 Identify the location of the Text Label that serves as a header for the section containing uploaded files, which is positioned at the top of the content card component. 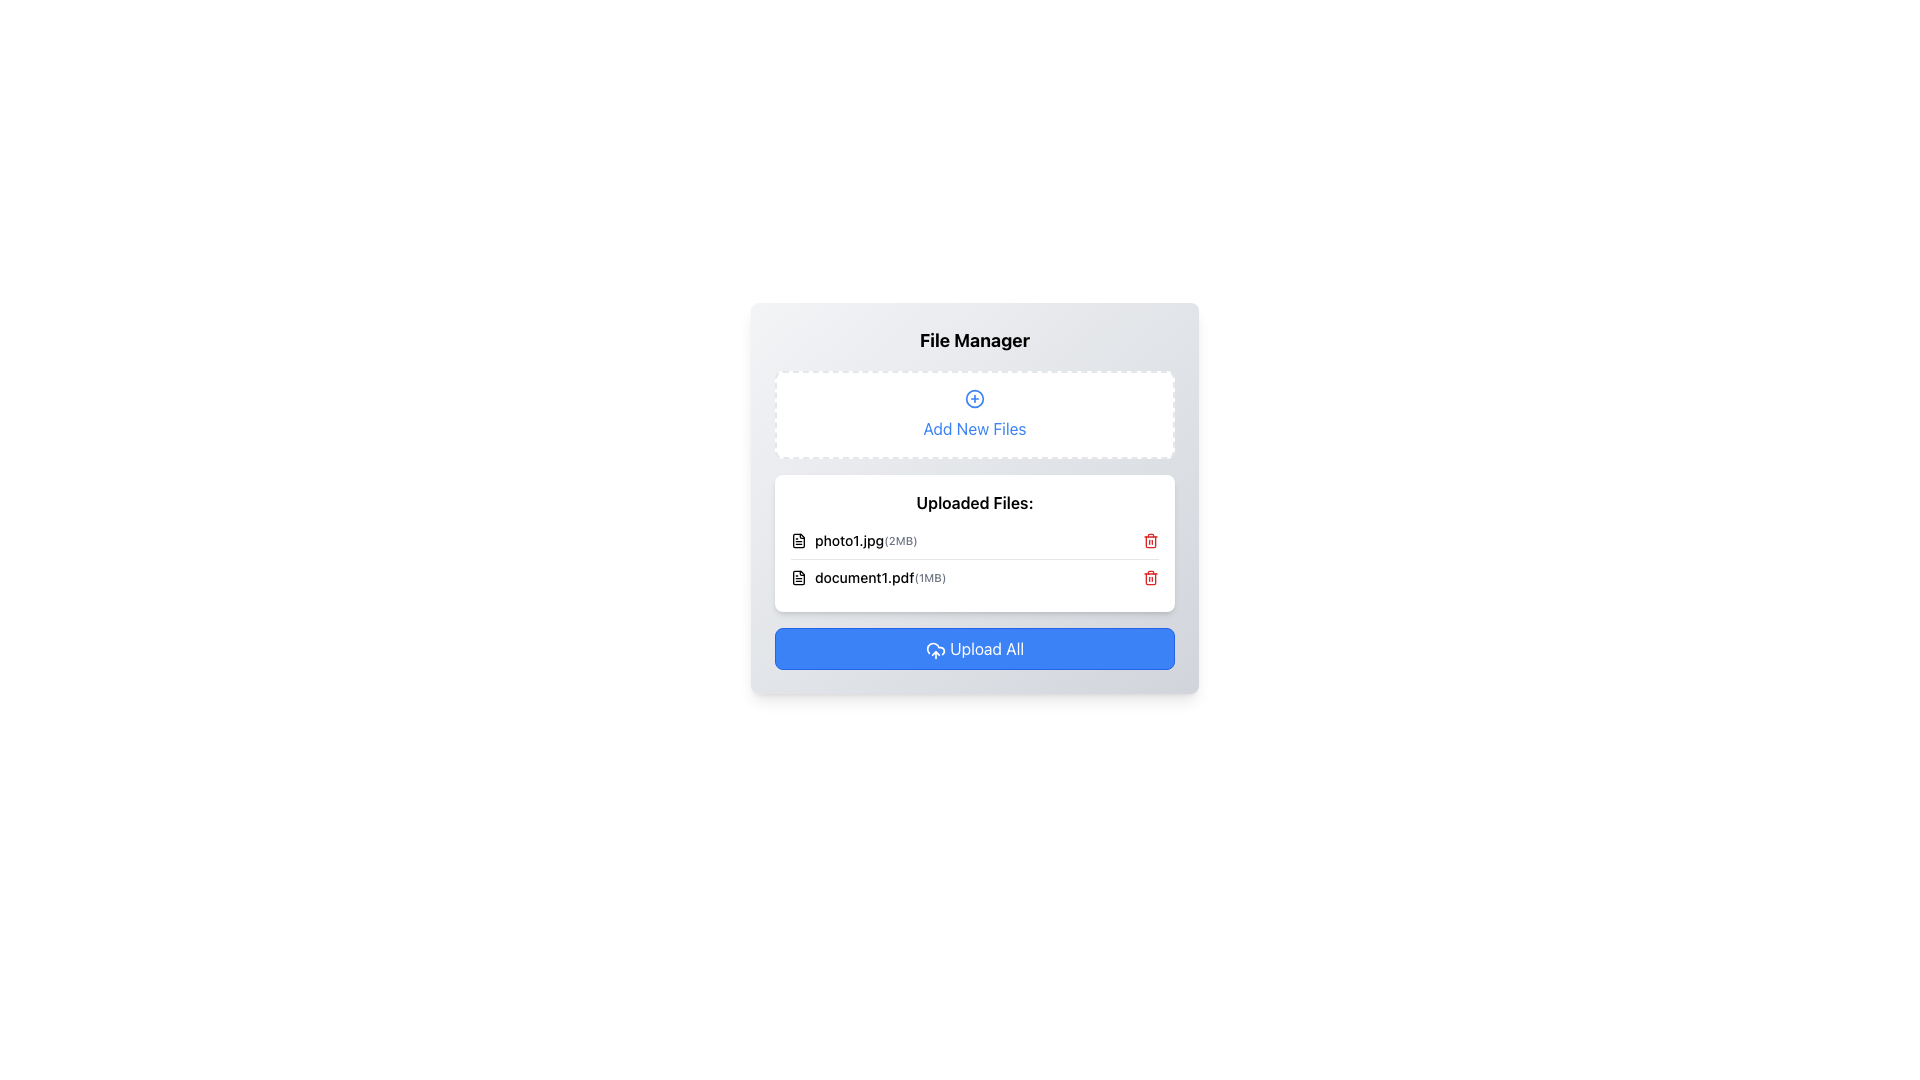
(974, 501).